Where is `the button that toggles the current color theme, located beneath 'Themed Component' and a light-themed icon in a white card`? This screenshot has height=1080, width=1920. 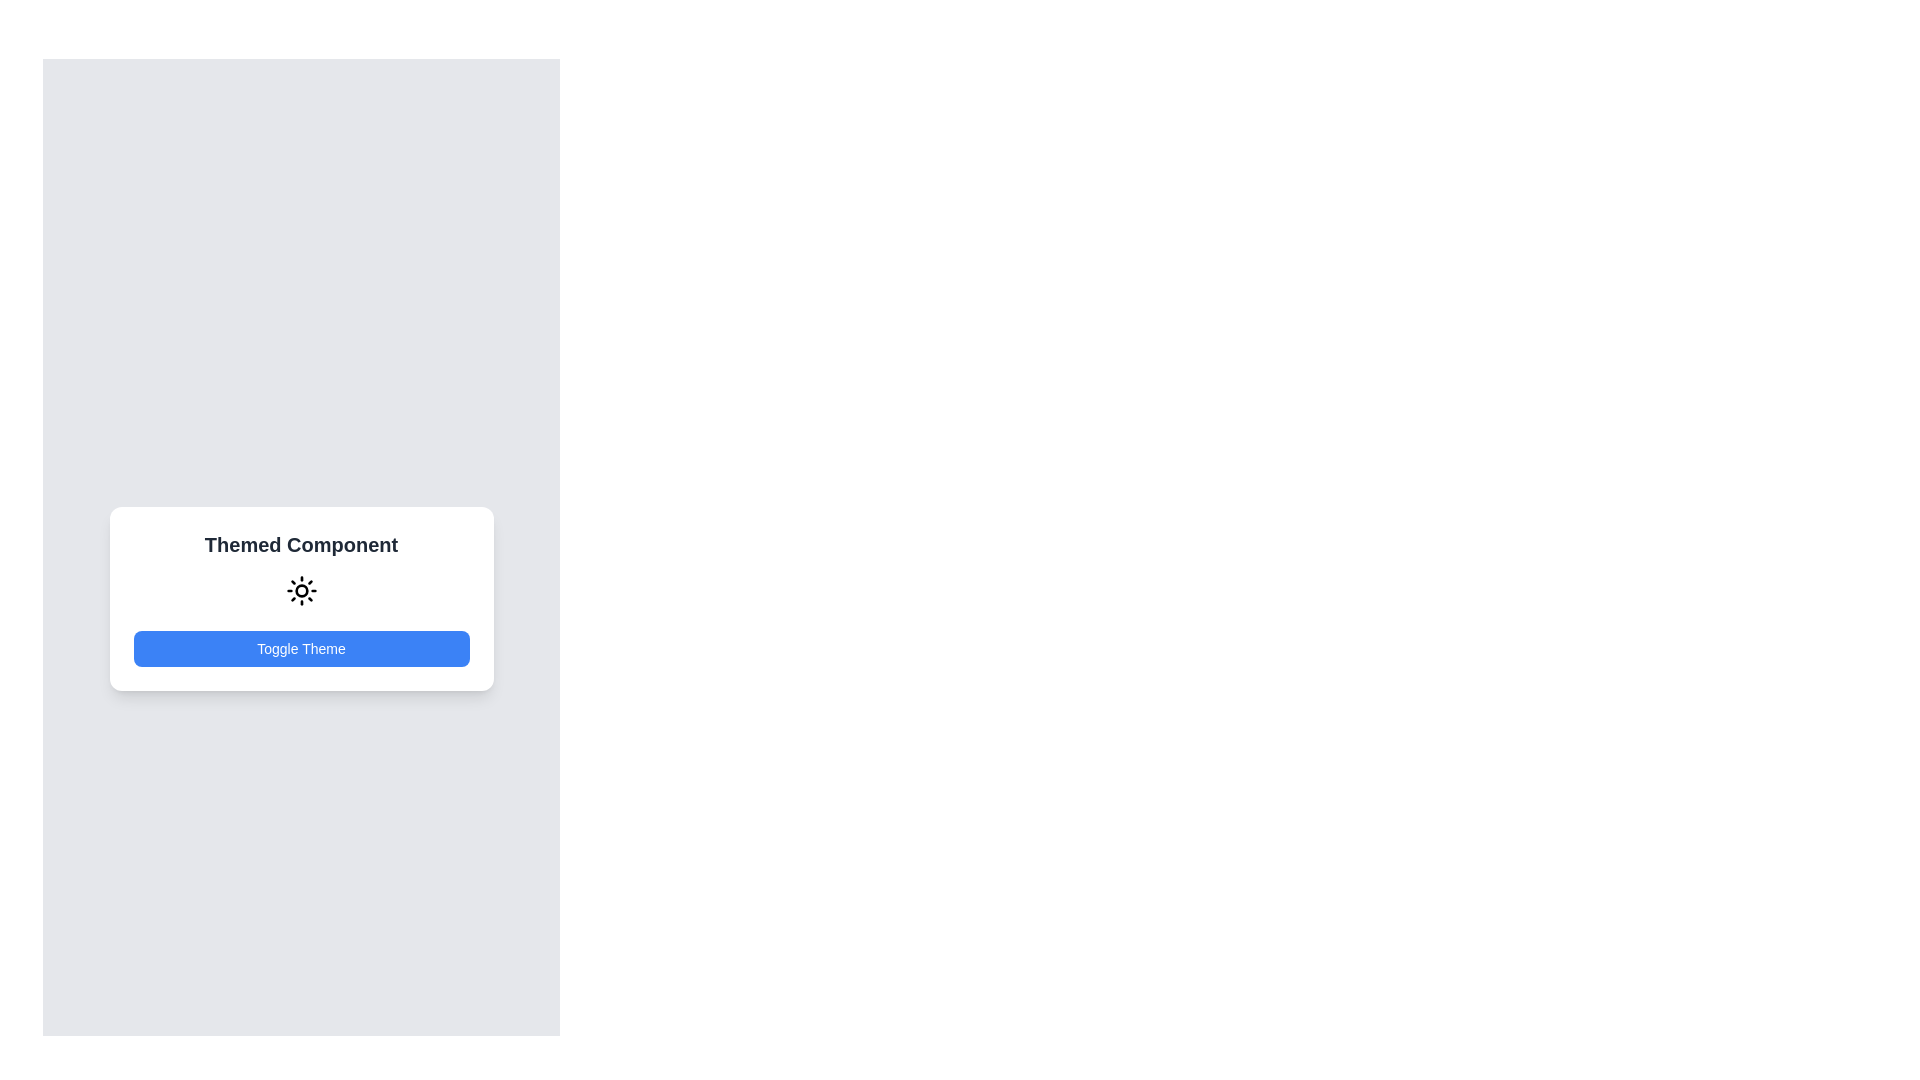
the button that toggles the current color theme, located beneath 'Themed Component' and a light-themed icon in a white card is located at coordinates (300, 648).